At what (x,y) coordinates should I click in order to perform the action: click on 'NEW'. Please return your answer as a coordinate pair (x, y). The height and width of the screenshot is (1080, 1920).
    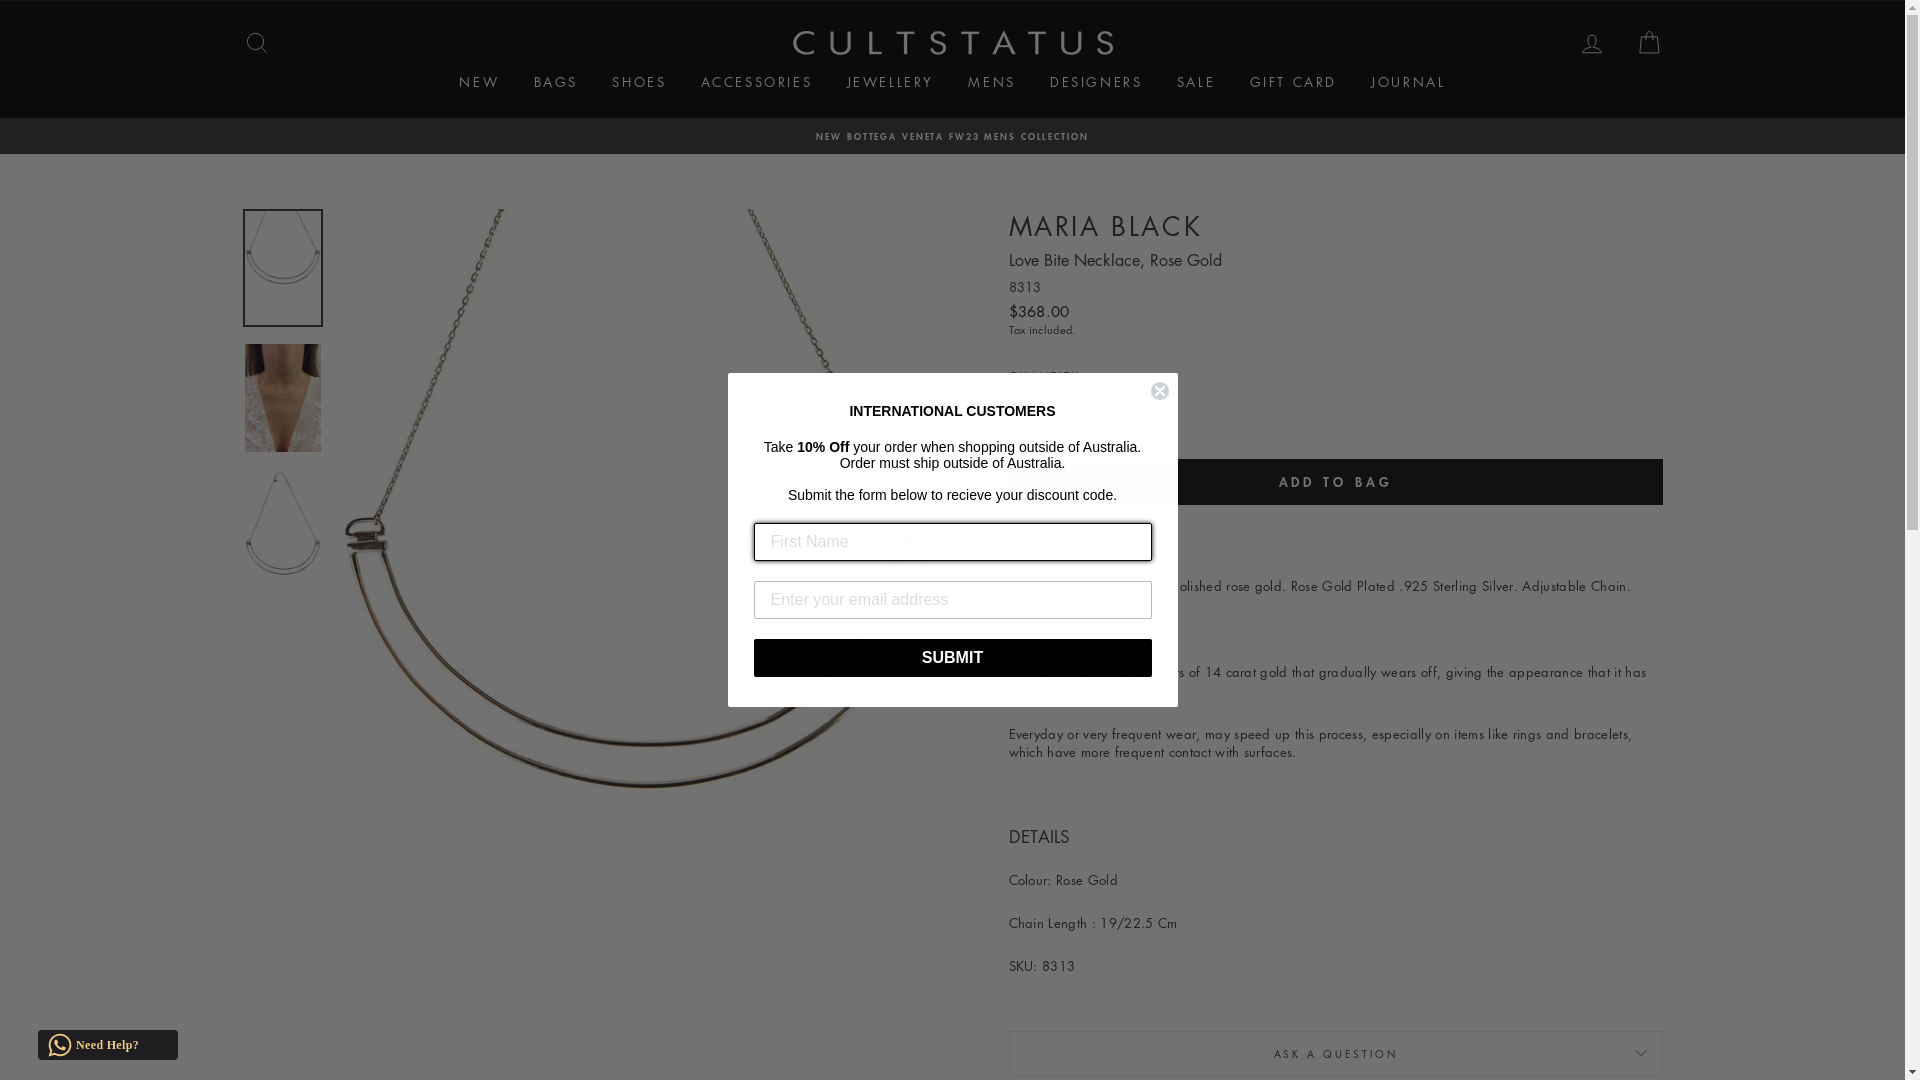
    Looking at the image, I should click on (478, 80).